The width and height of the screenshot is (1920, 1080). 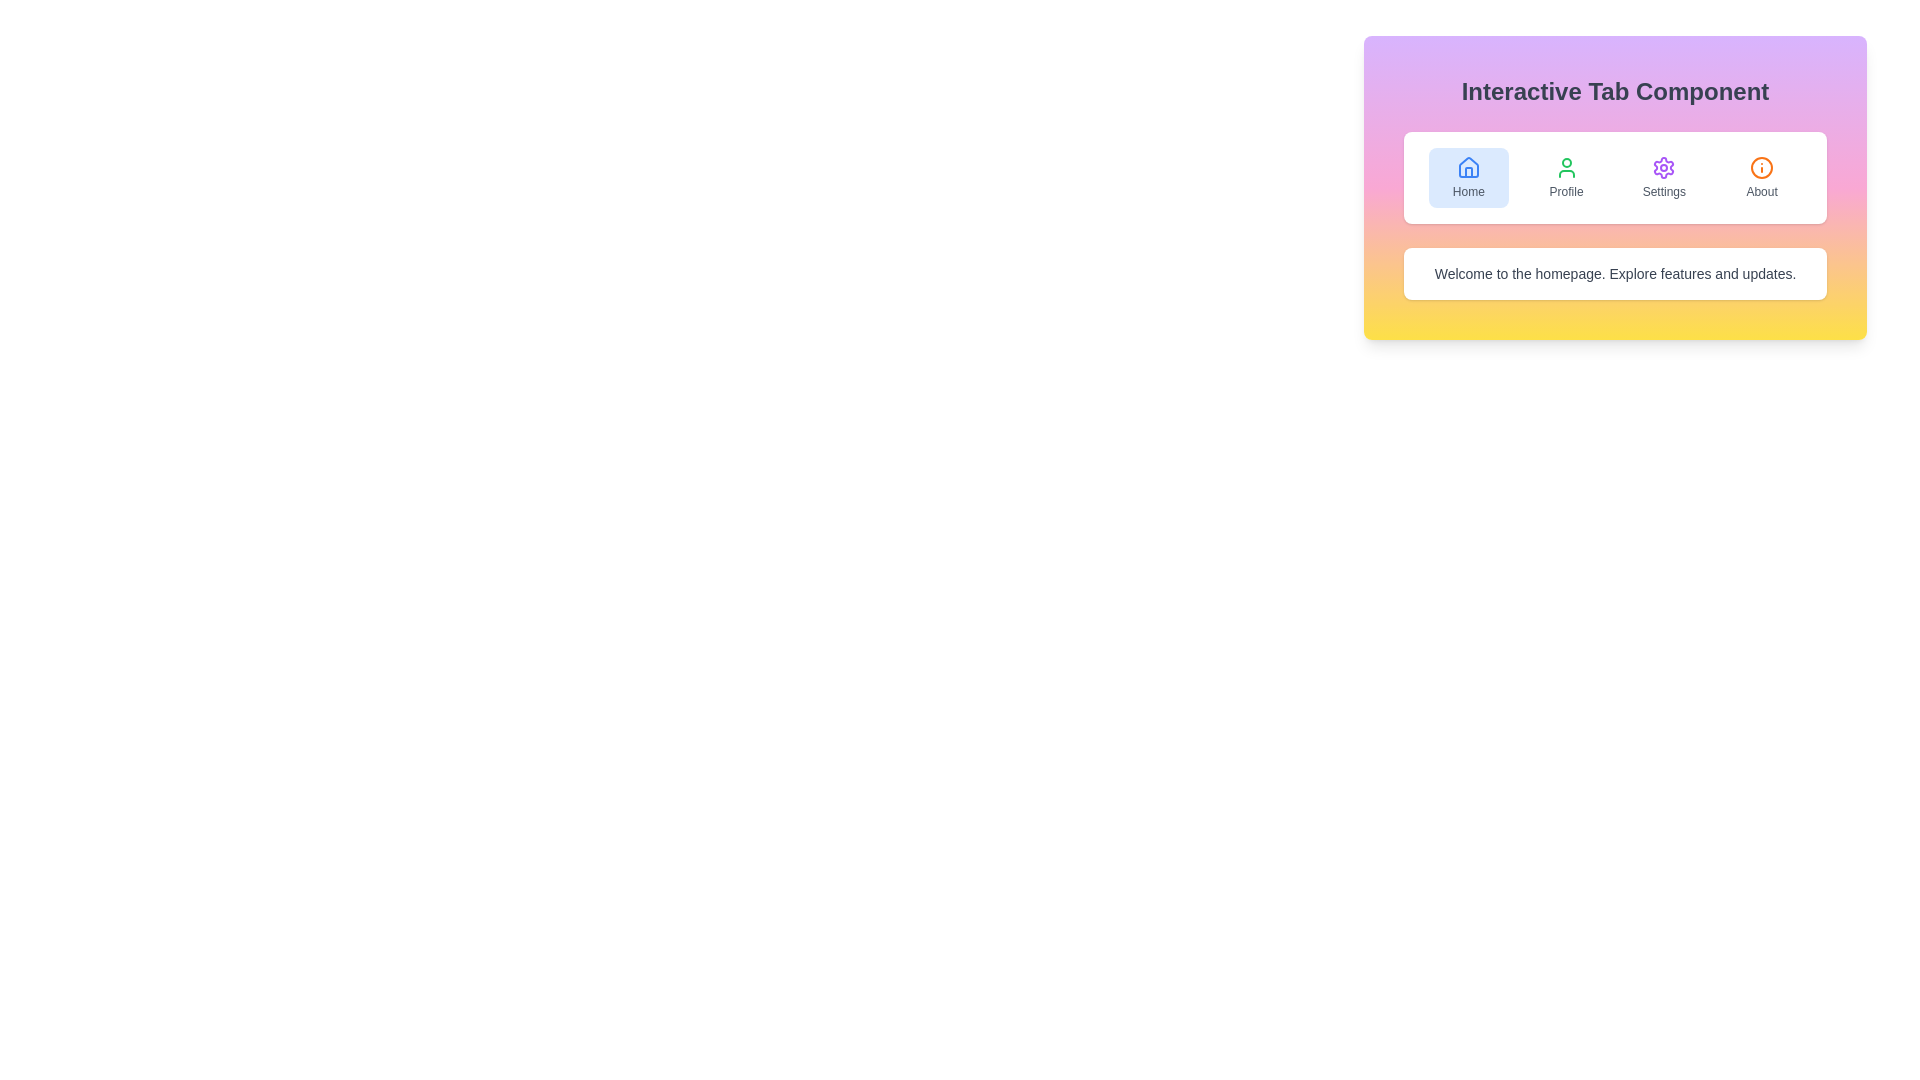 I want to click on the Settings tab by clicking on its button, so click(x=1664, y=176).